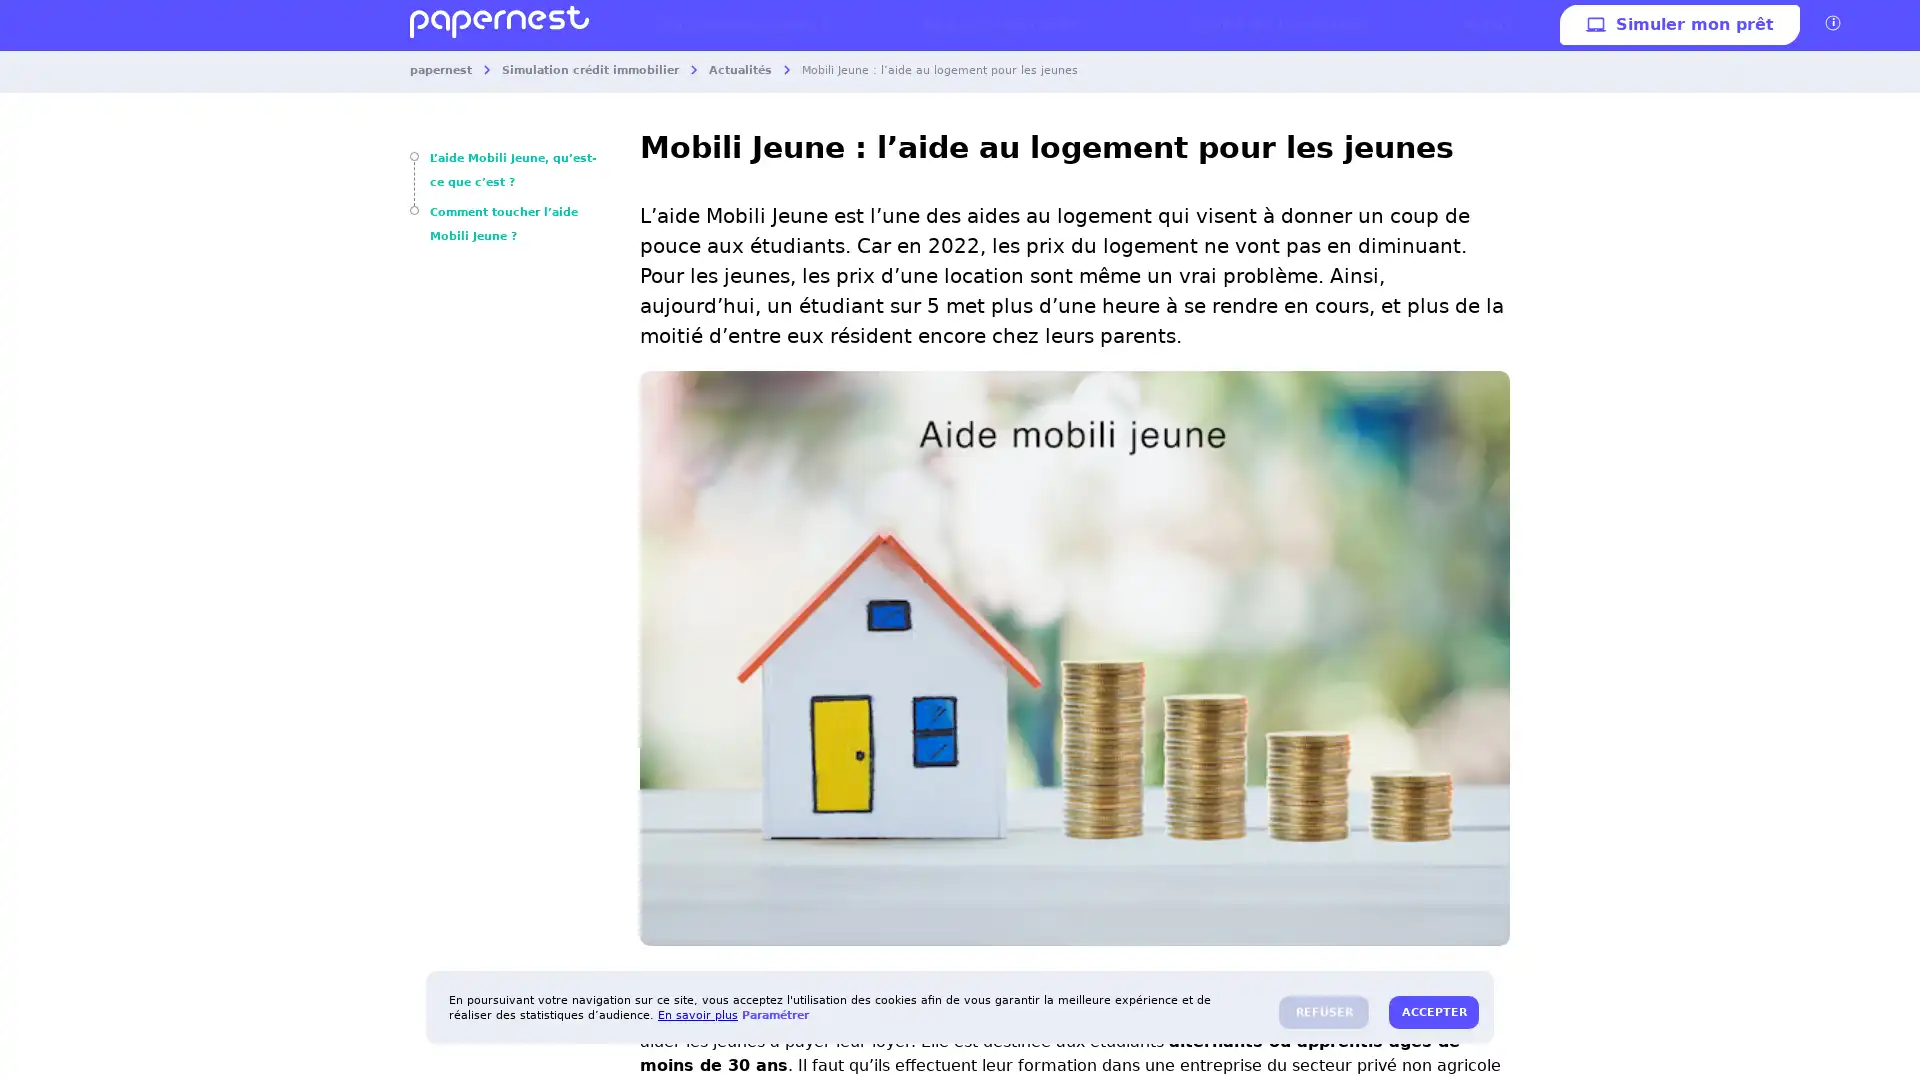  Describe the element at coordinates (1433, 1012) in the screenshot. I see `ACCEPTER` at that location.